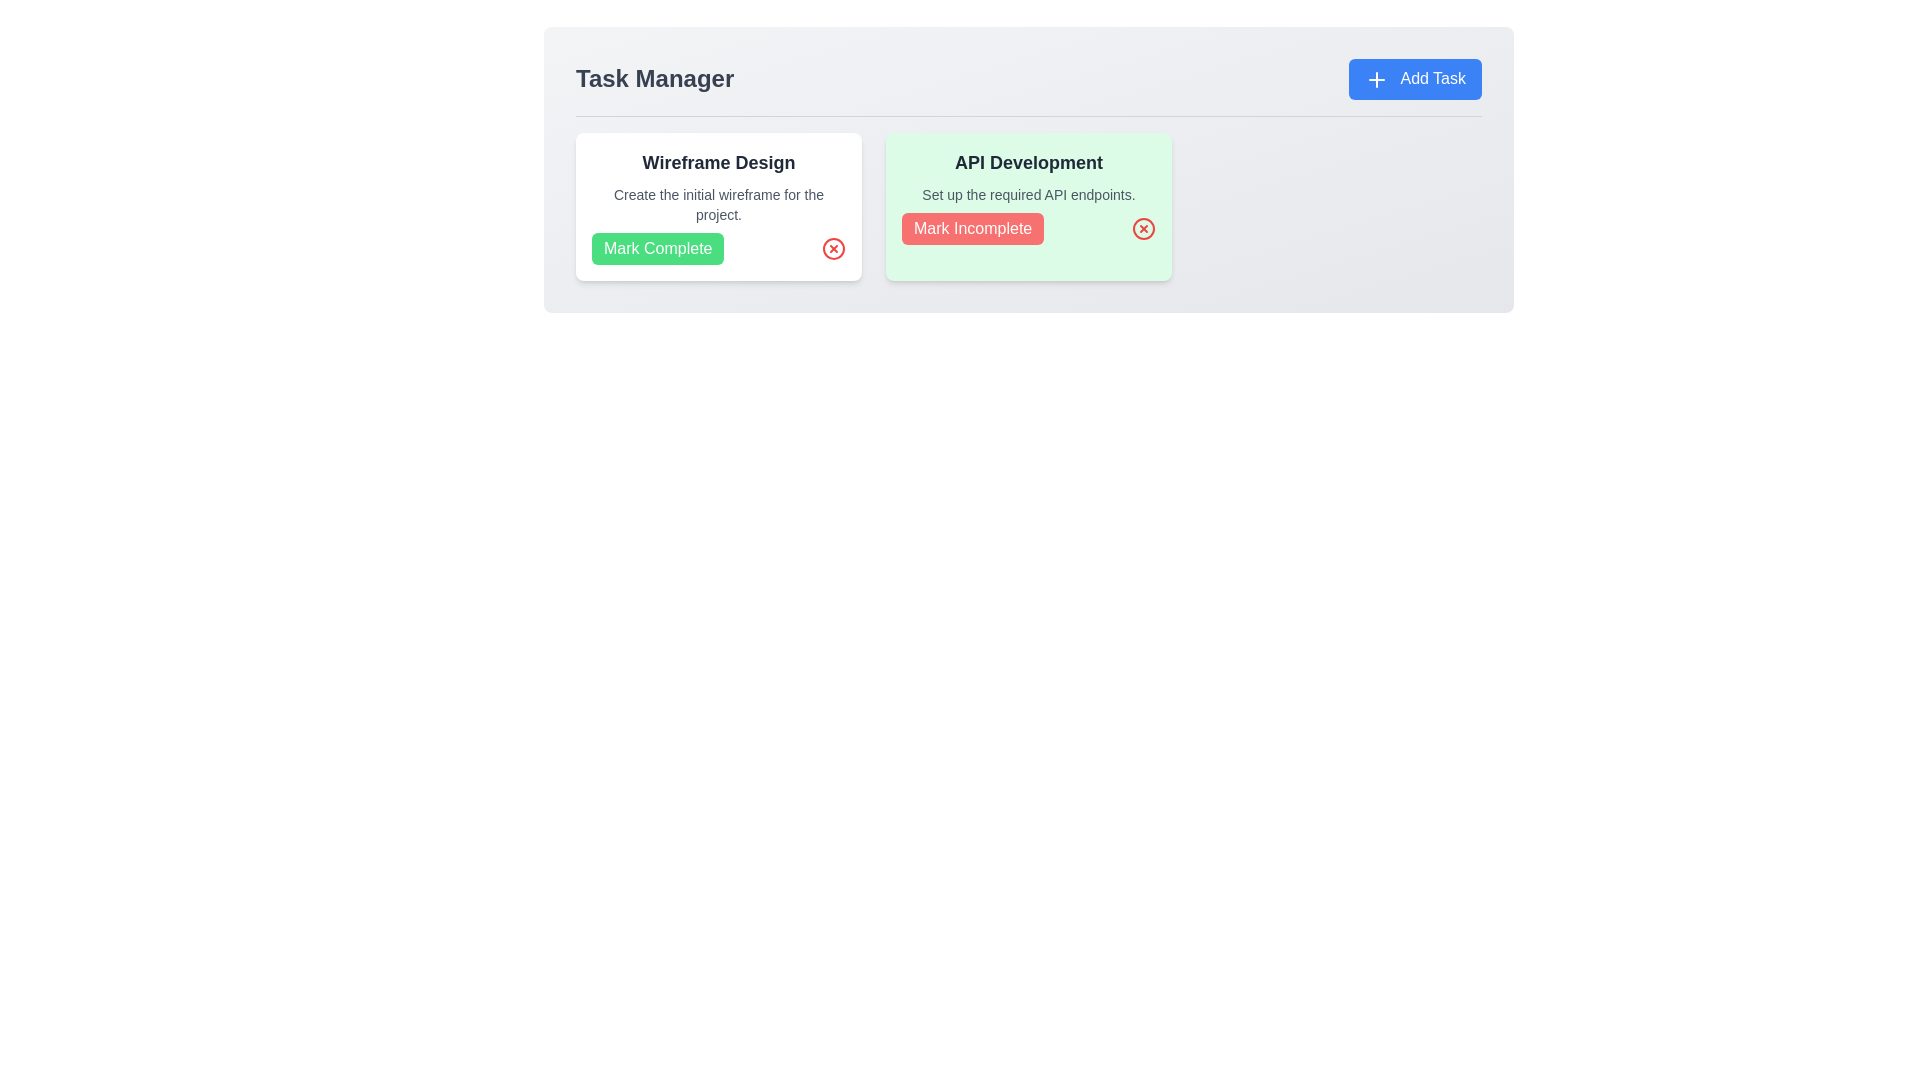 This screenshot has width=1920, height=1080. I want to click on the text element providing instructions related to the 'API Development' task, located within the card labeled 'API Development', positioned beneath the title and above the 'Mark Incomplete' button, so click(1028, 193).